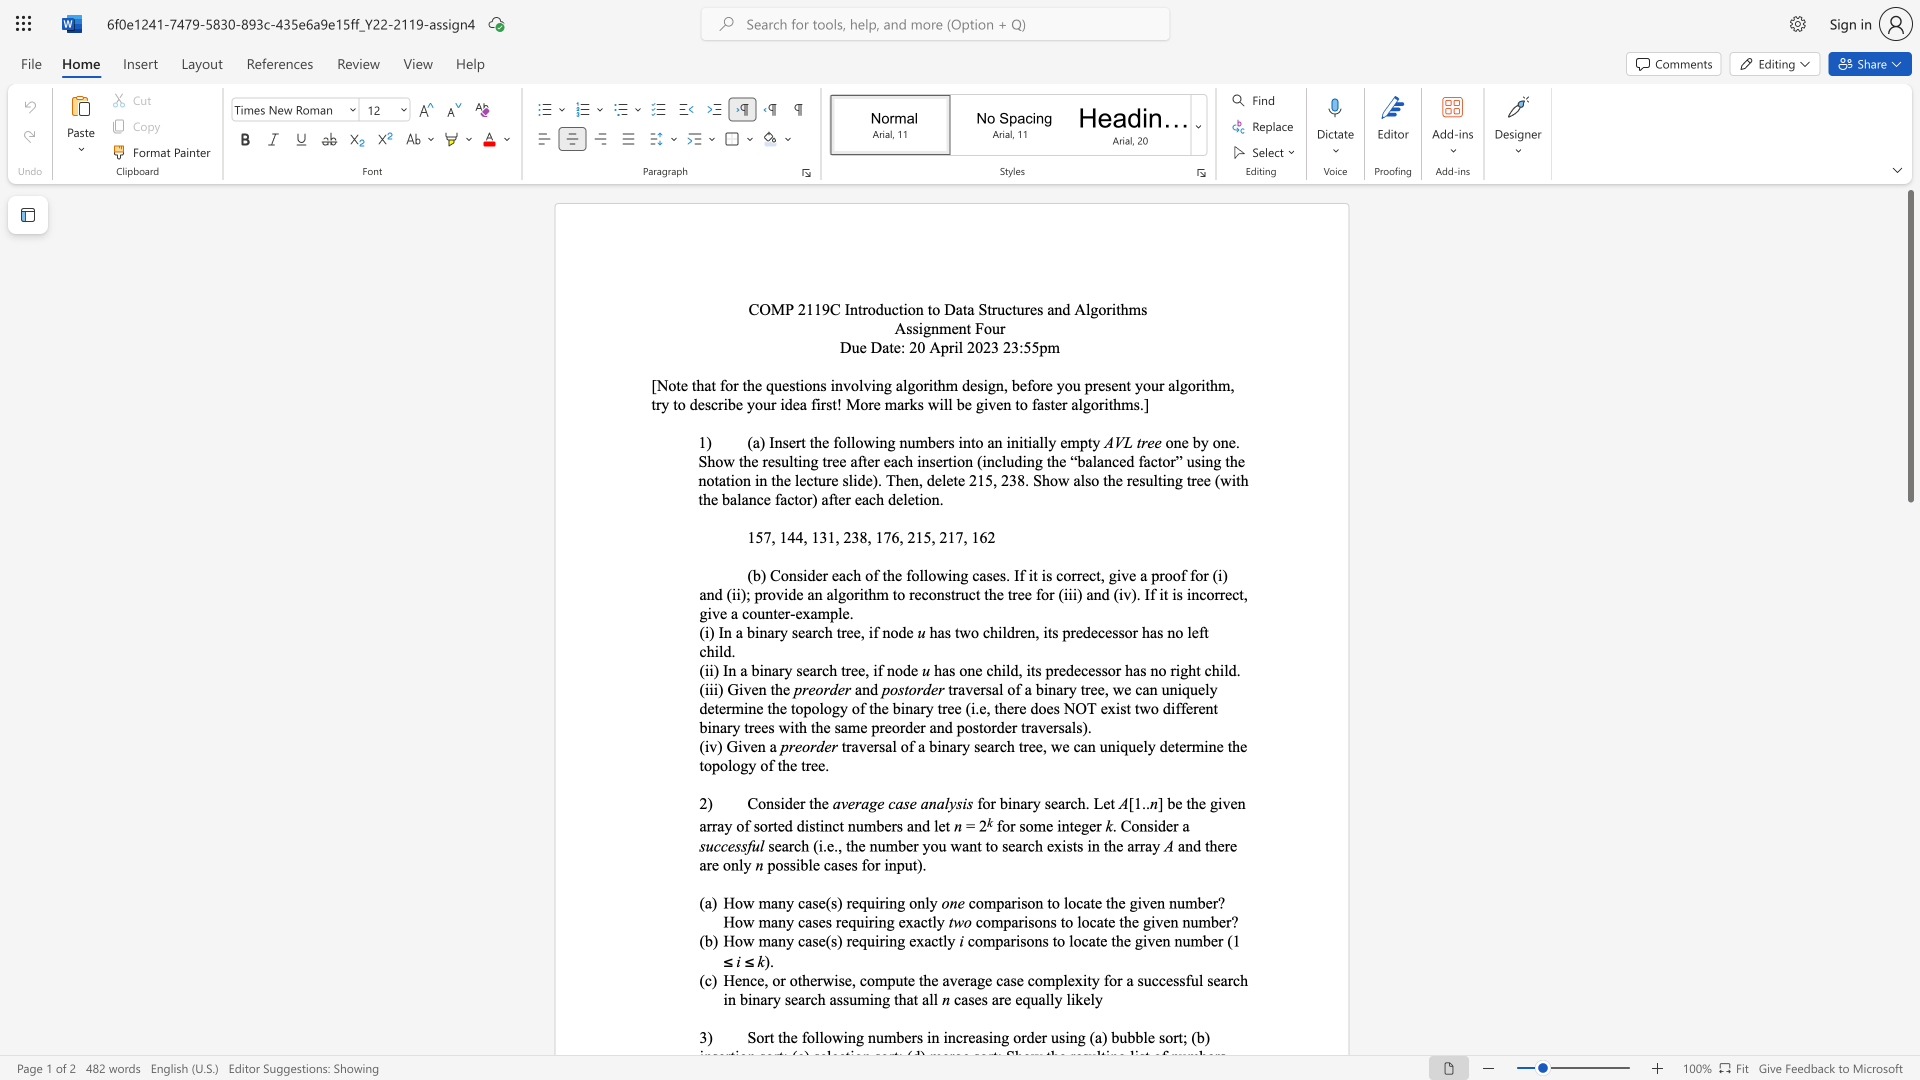  I want to click on the subset text "given nu" within the text "comparisons to locate the given number?", so click(1142, 922).